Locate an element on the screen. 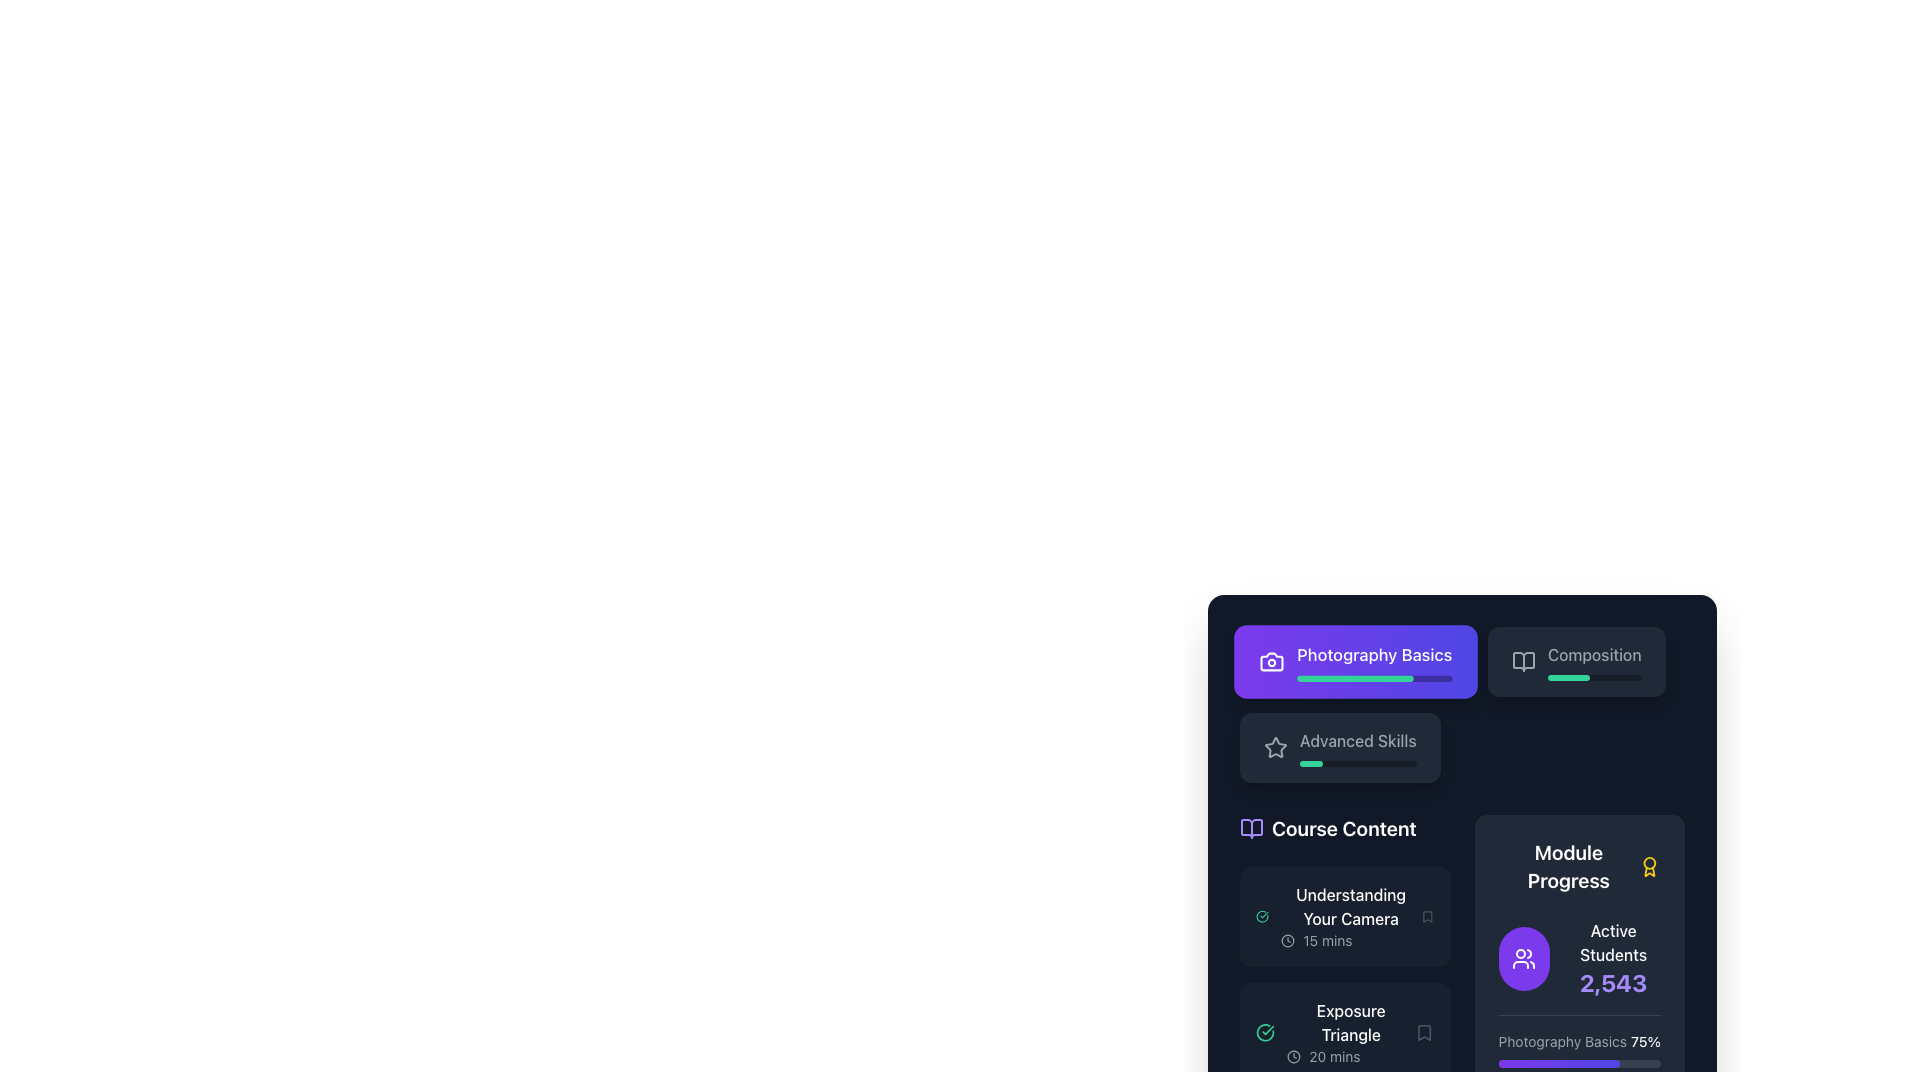  the 'Active Students' icon button located in the bottom right corner of the 'Module Progress' section, which serves as a decorative status indicator is located at coordinates (1523, 958).